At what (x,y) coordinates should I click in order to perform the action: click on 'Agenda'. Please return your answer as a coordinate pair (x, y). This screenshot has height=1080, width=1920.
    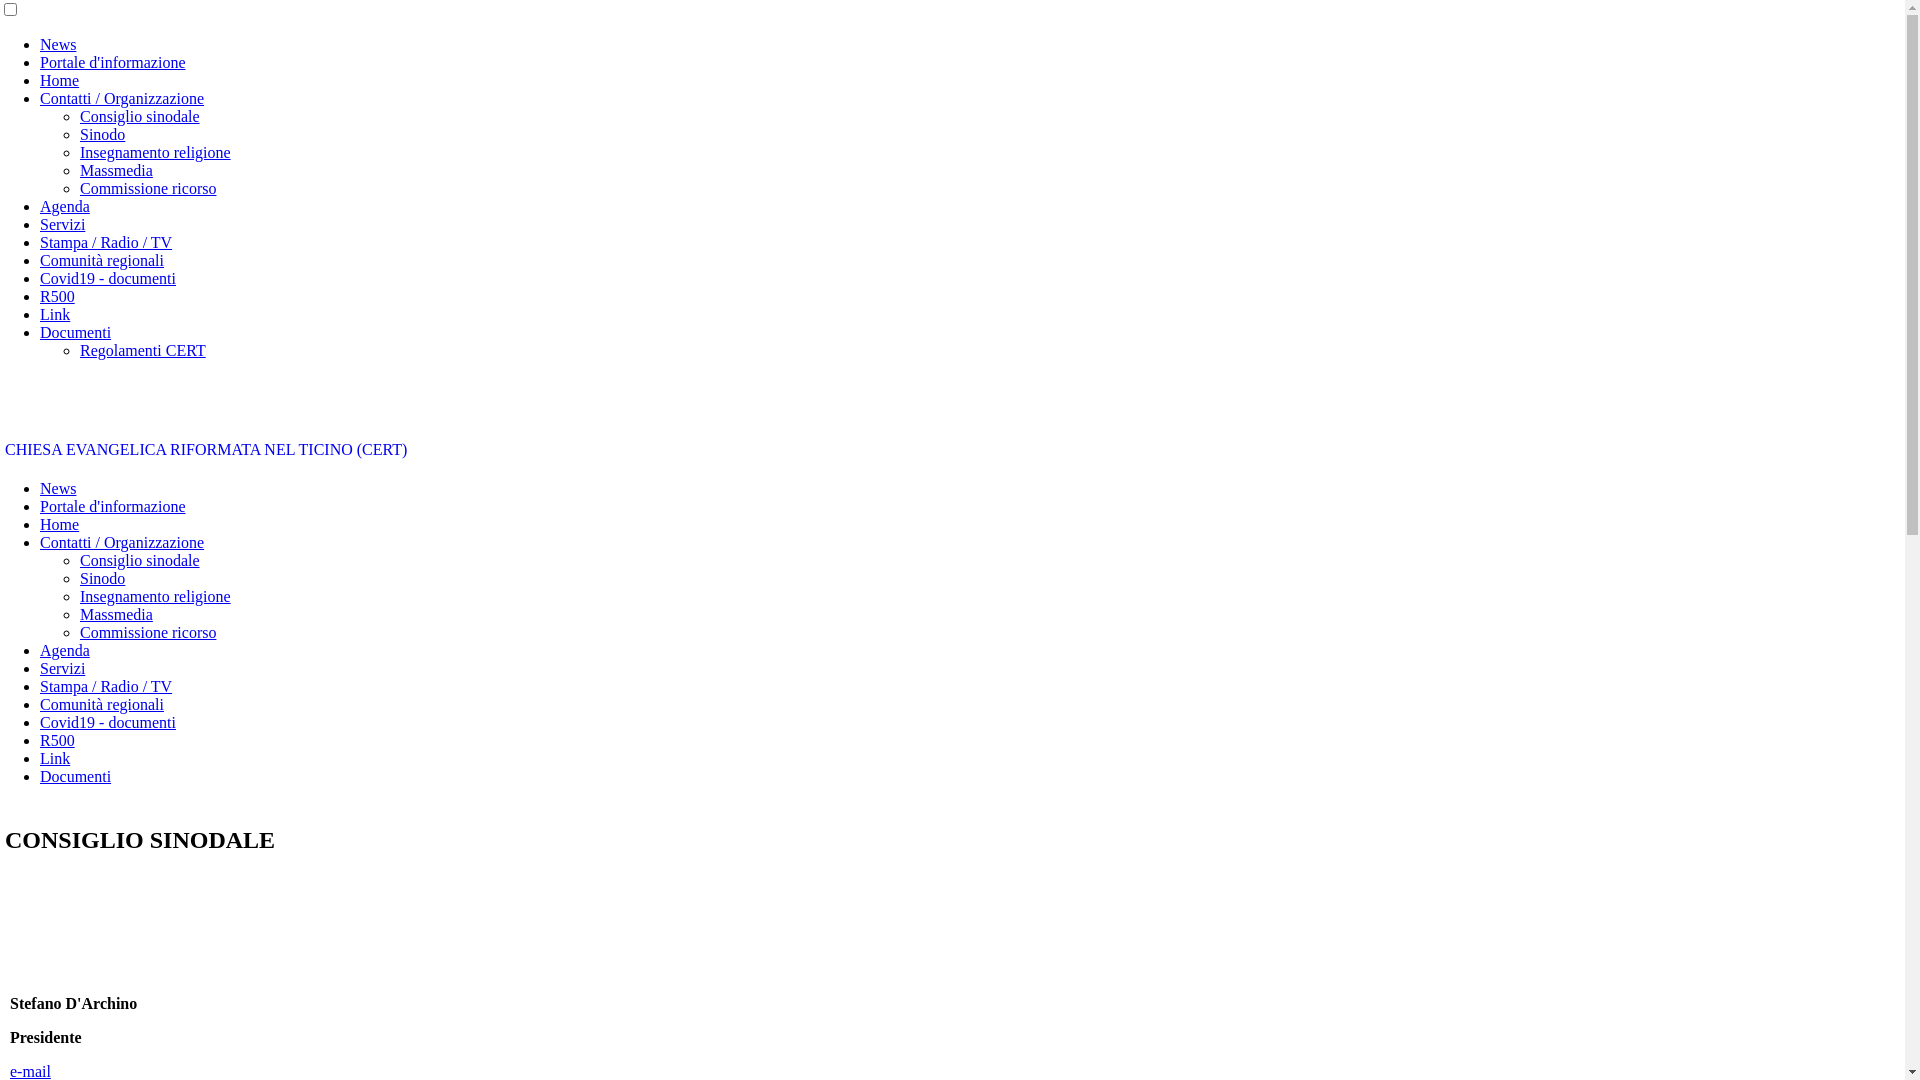
    Looking at the image, I should click on (39, 650).